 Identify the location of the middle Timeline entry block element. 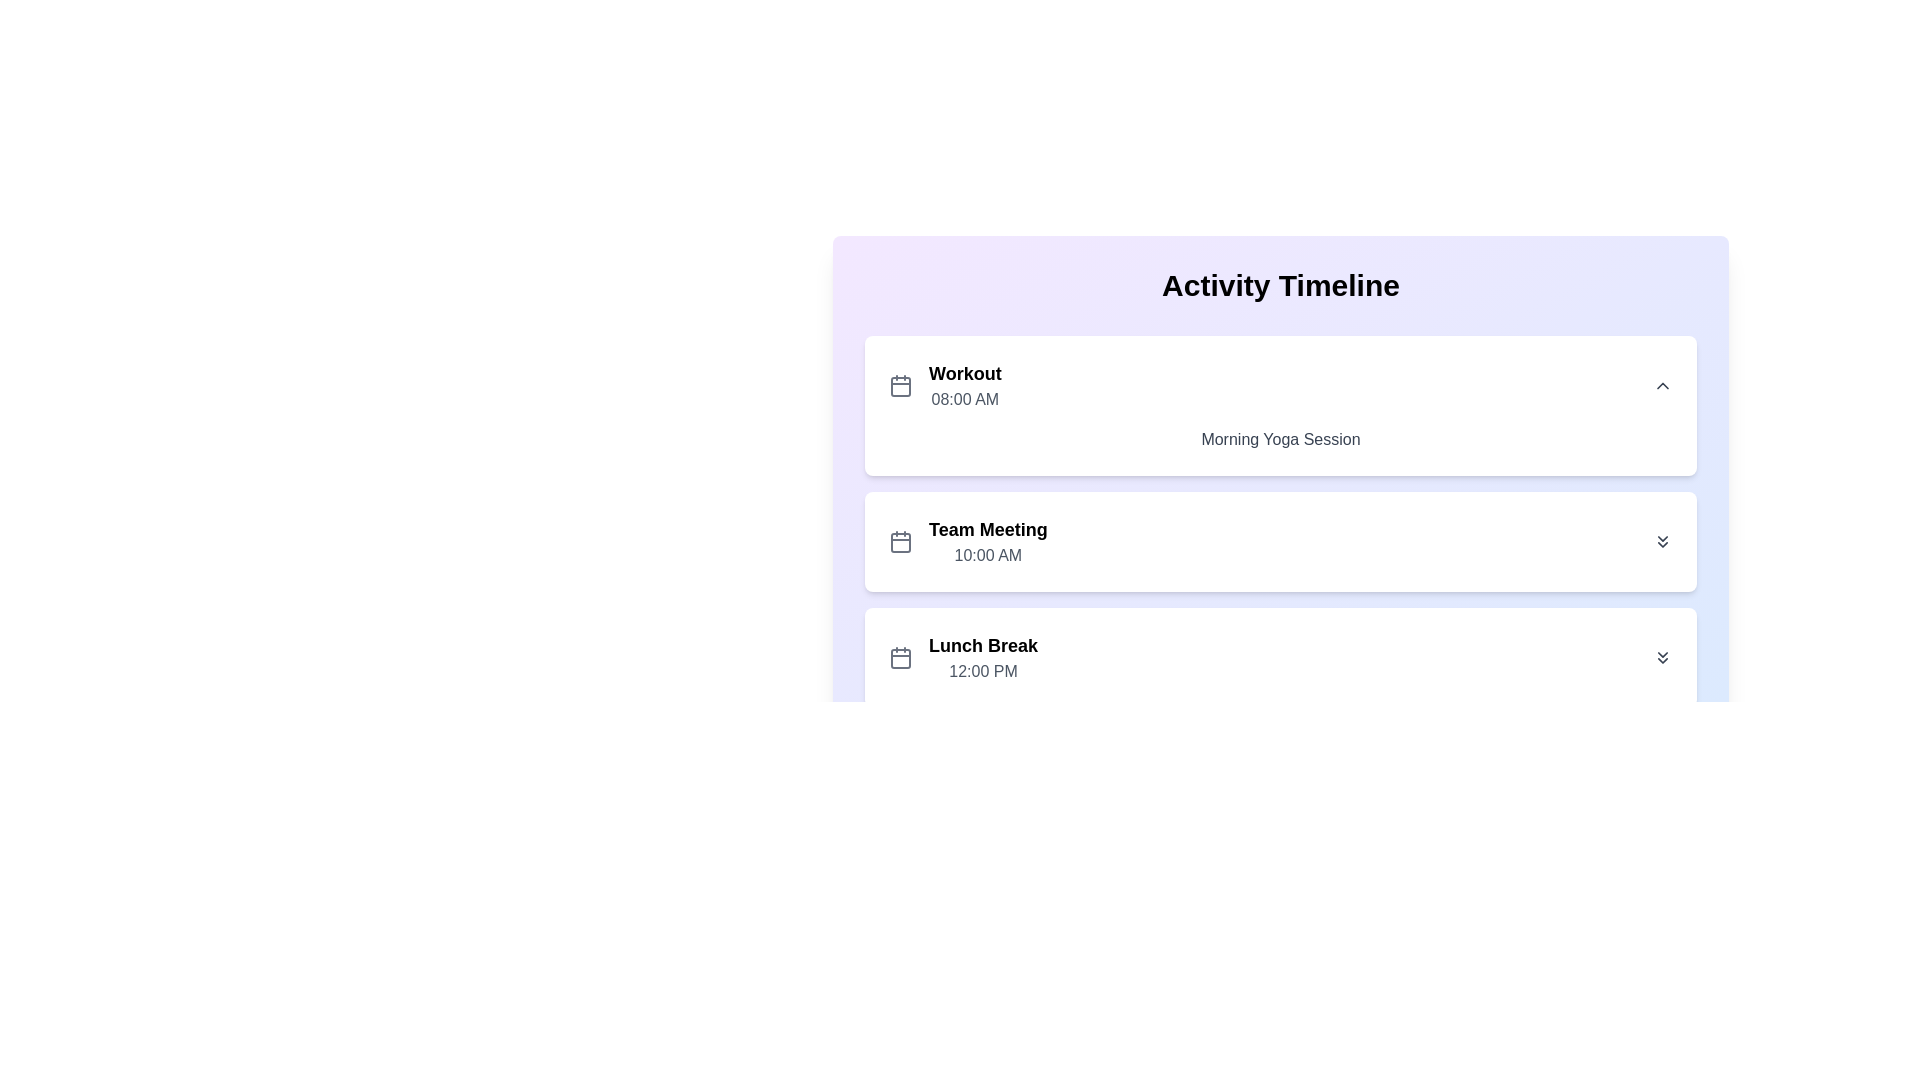
(1281, 520).